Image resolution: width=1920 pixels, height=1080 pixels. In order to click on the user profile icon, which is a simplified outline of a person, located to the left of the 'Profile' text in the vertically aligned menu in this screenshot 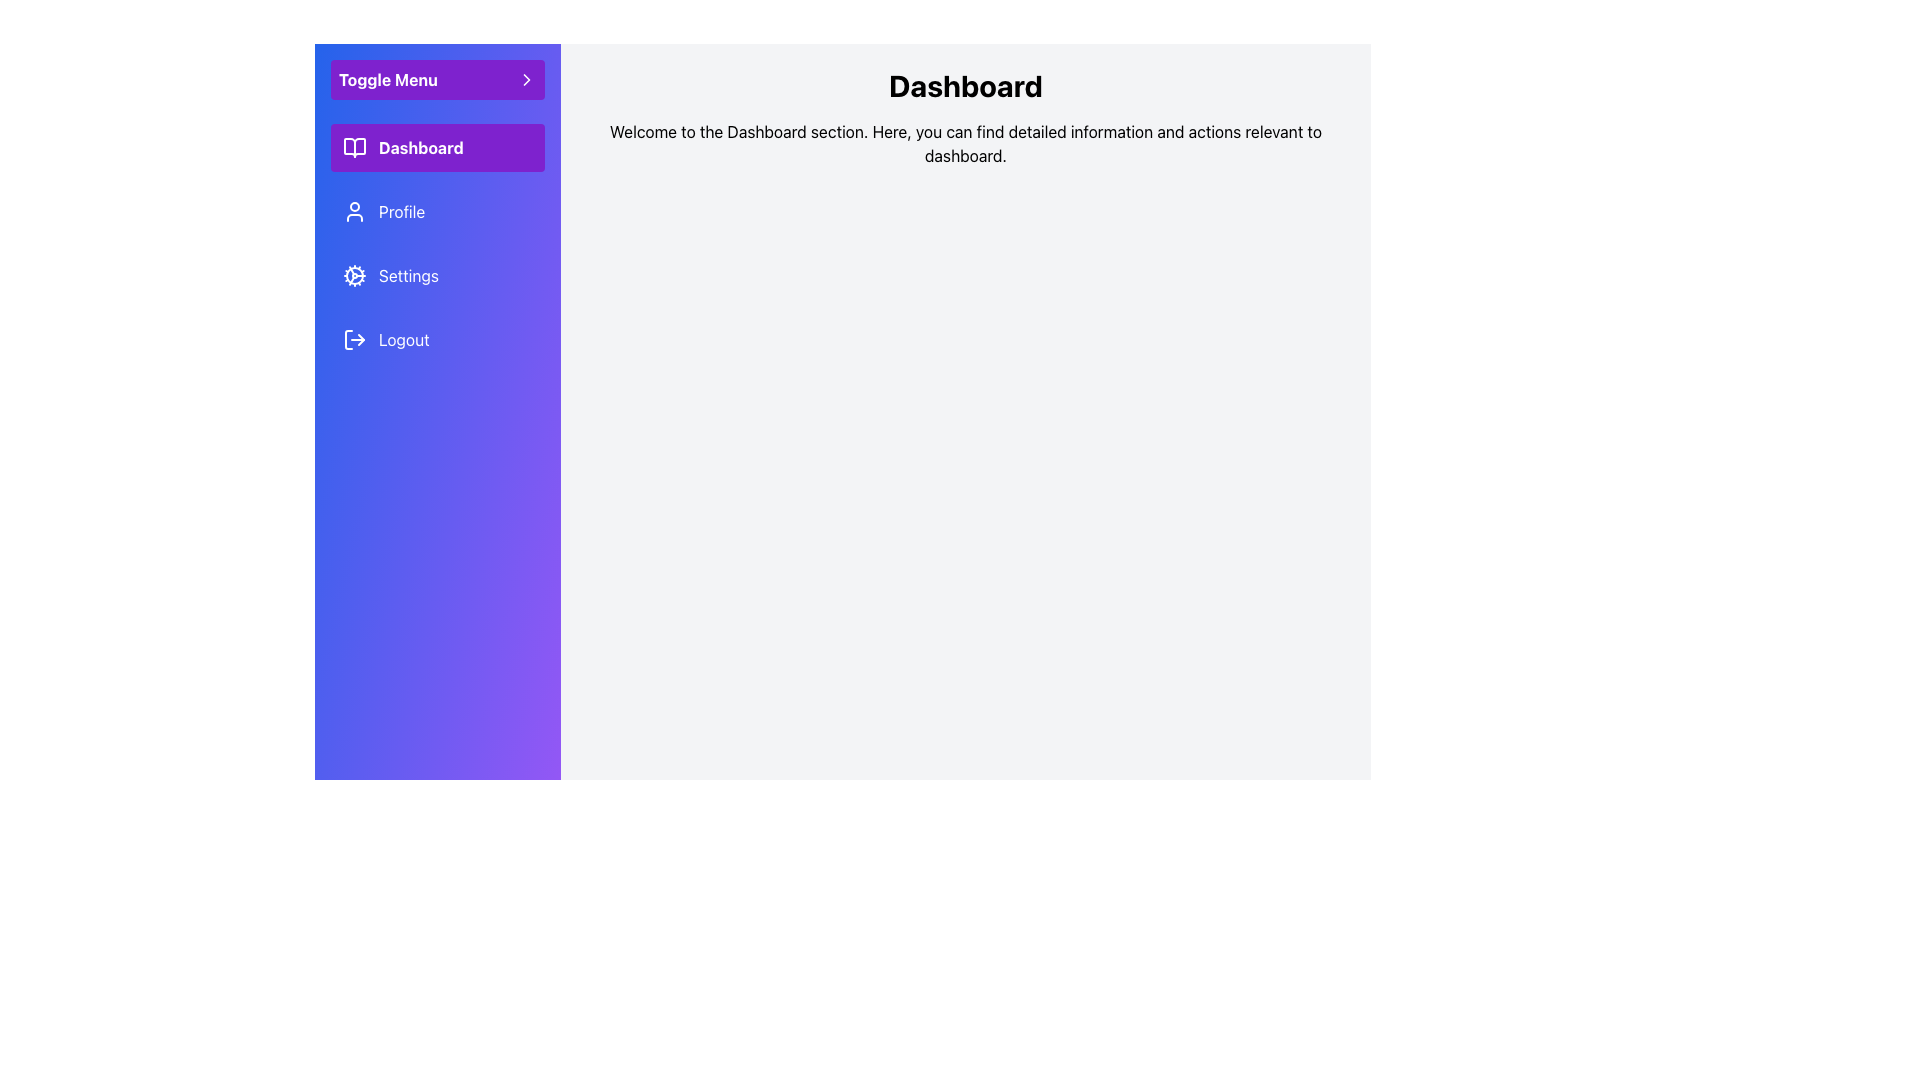, I will do `click(355, 212)`.